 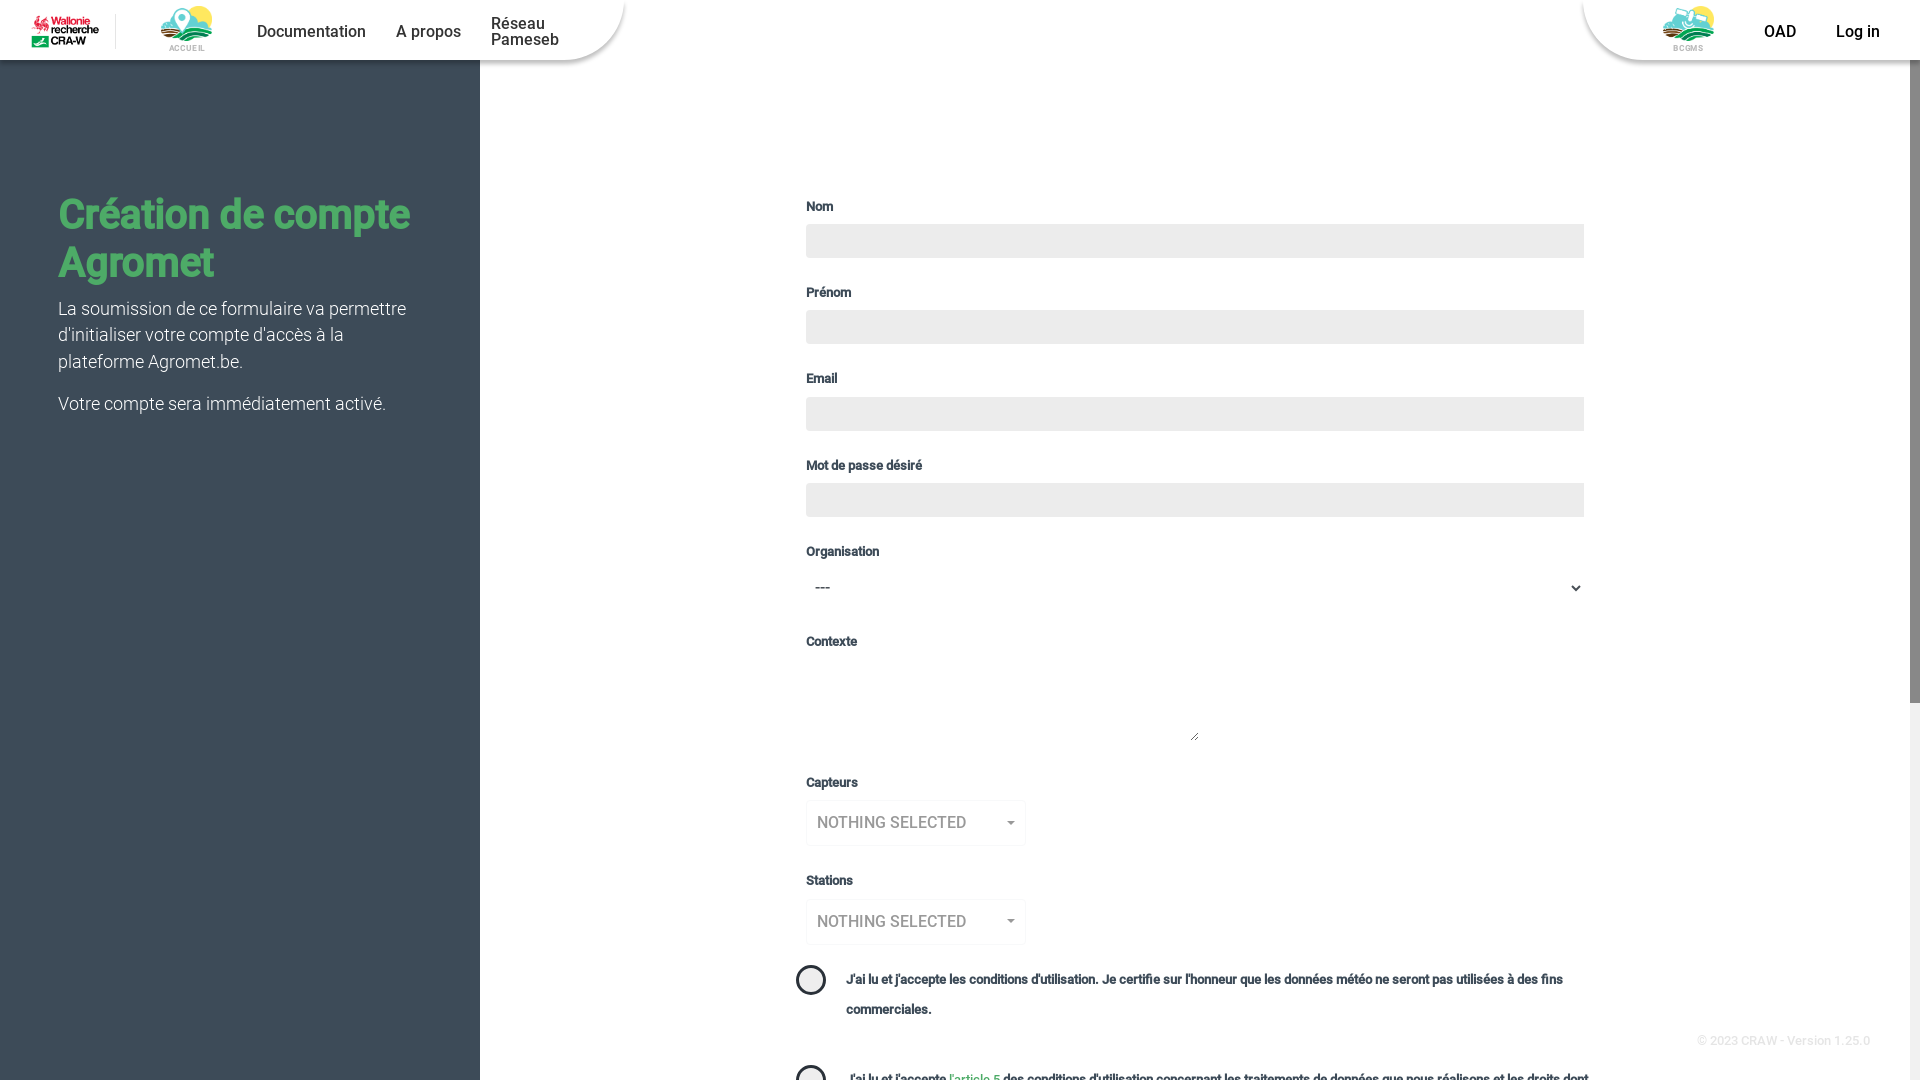 What do you see at coordinates (1687, 31) in the screenshot?
I see `'BCGMS'` at bounding box center [1687, 31].